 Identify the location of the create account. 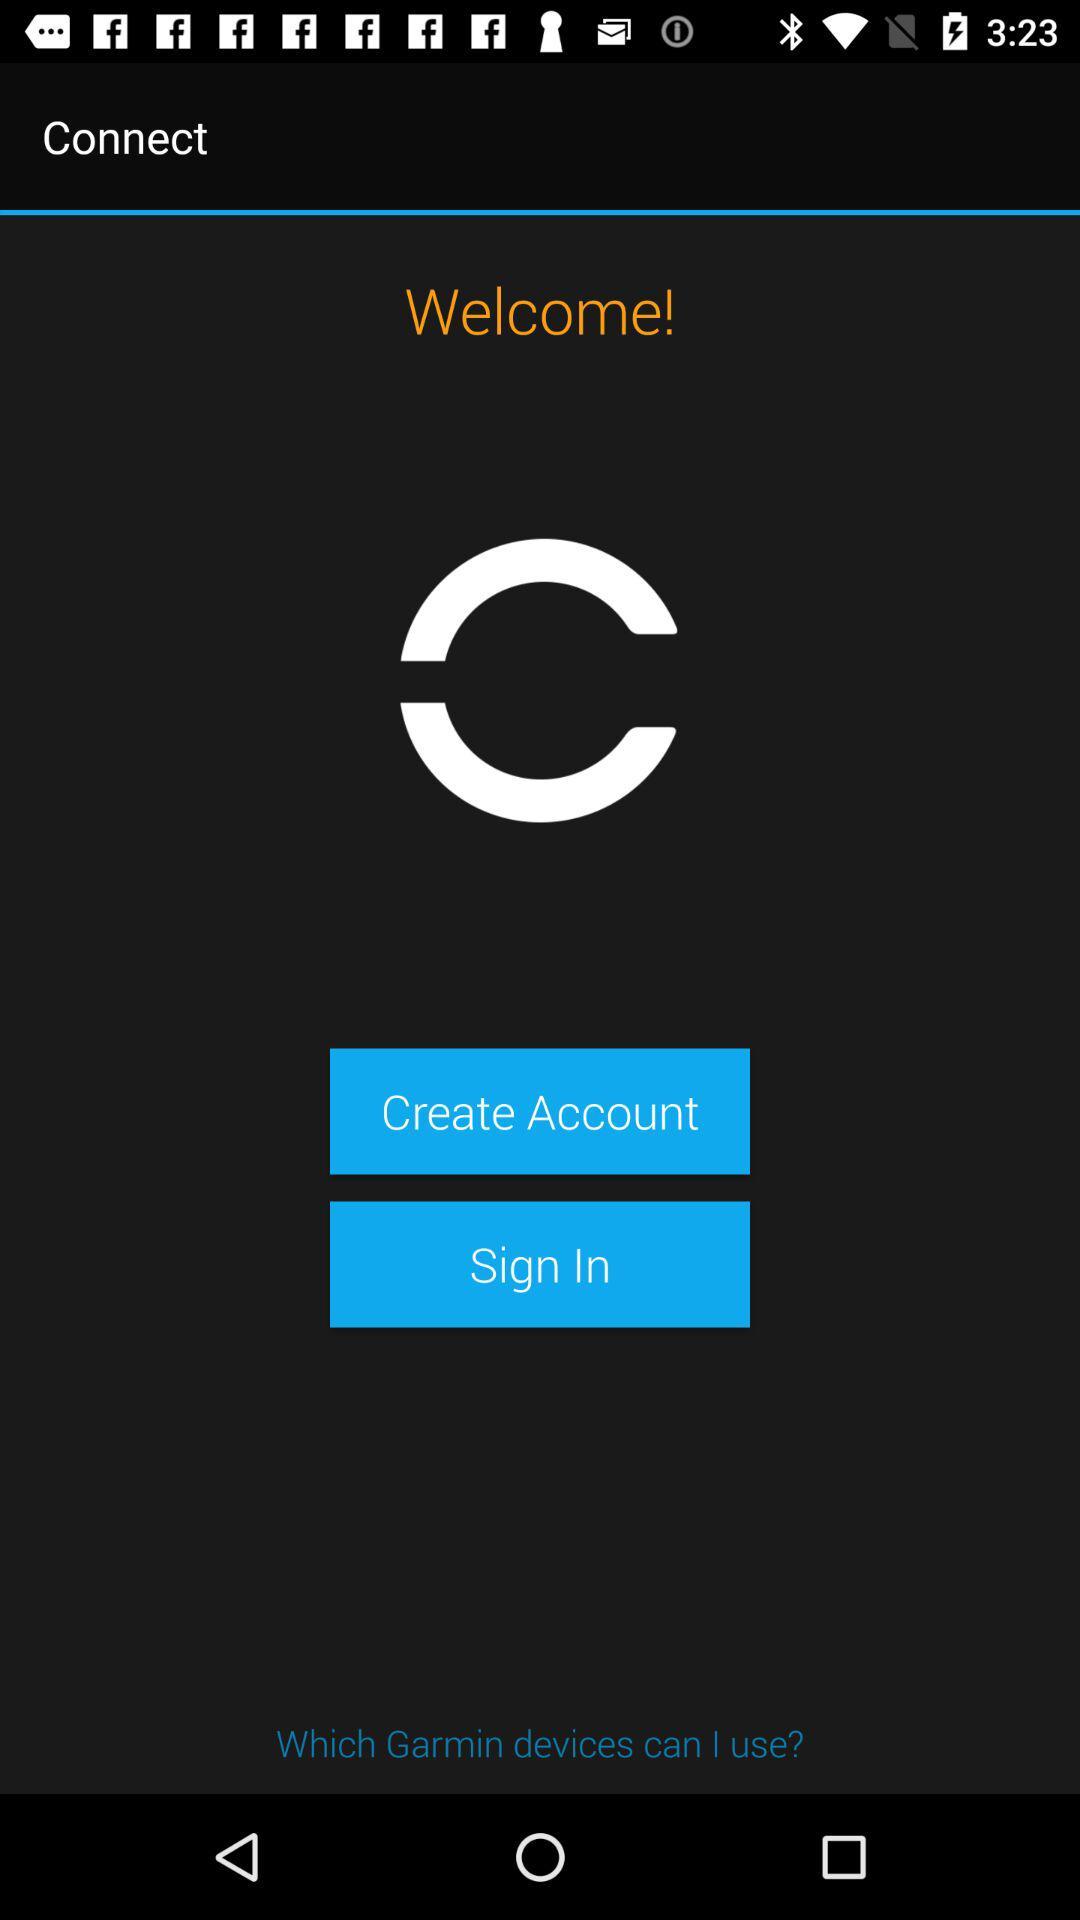
(540, 1110).